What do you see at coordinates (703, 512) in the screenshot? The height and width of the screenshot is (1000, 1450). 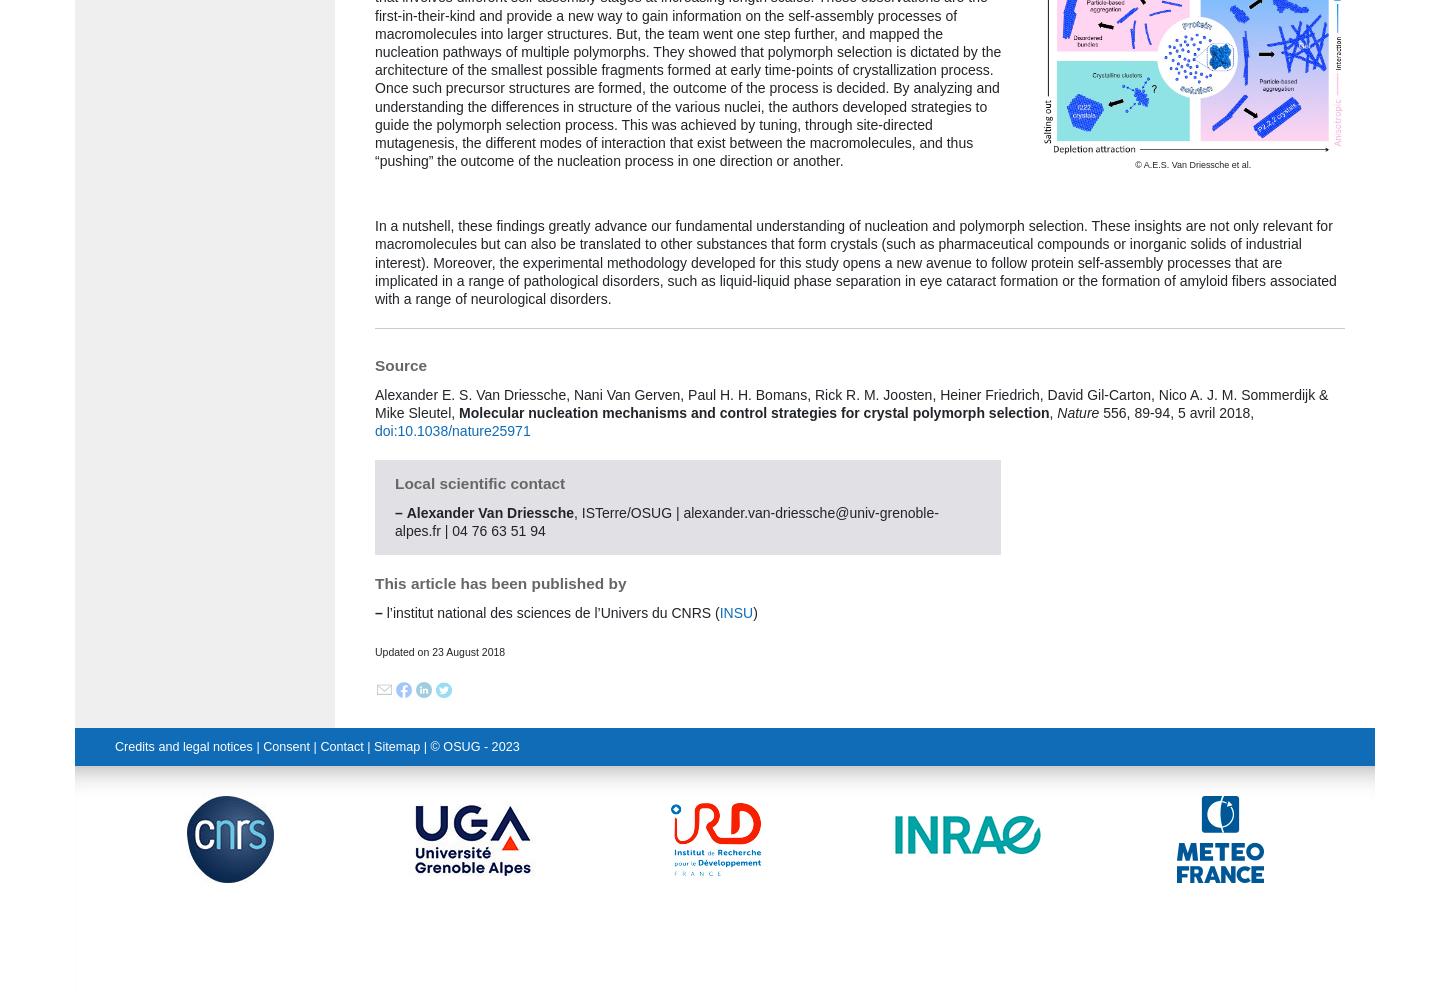 I see `', ISTerre/OSUG | alexander.van-driessche'` at bounding box center [703, 512].